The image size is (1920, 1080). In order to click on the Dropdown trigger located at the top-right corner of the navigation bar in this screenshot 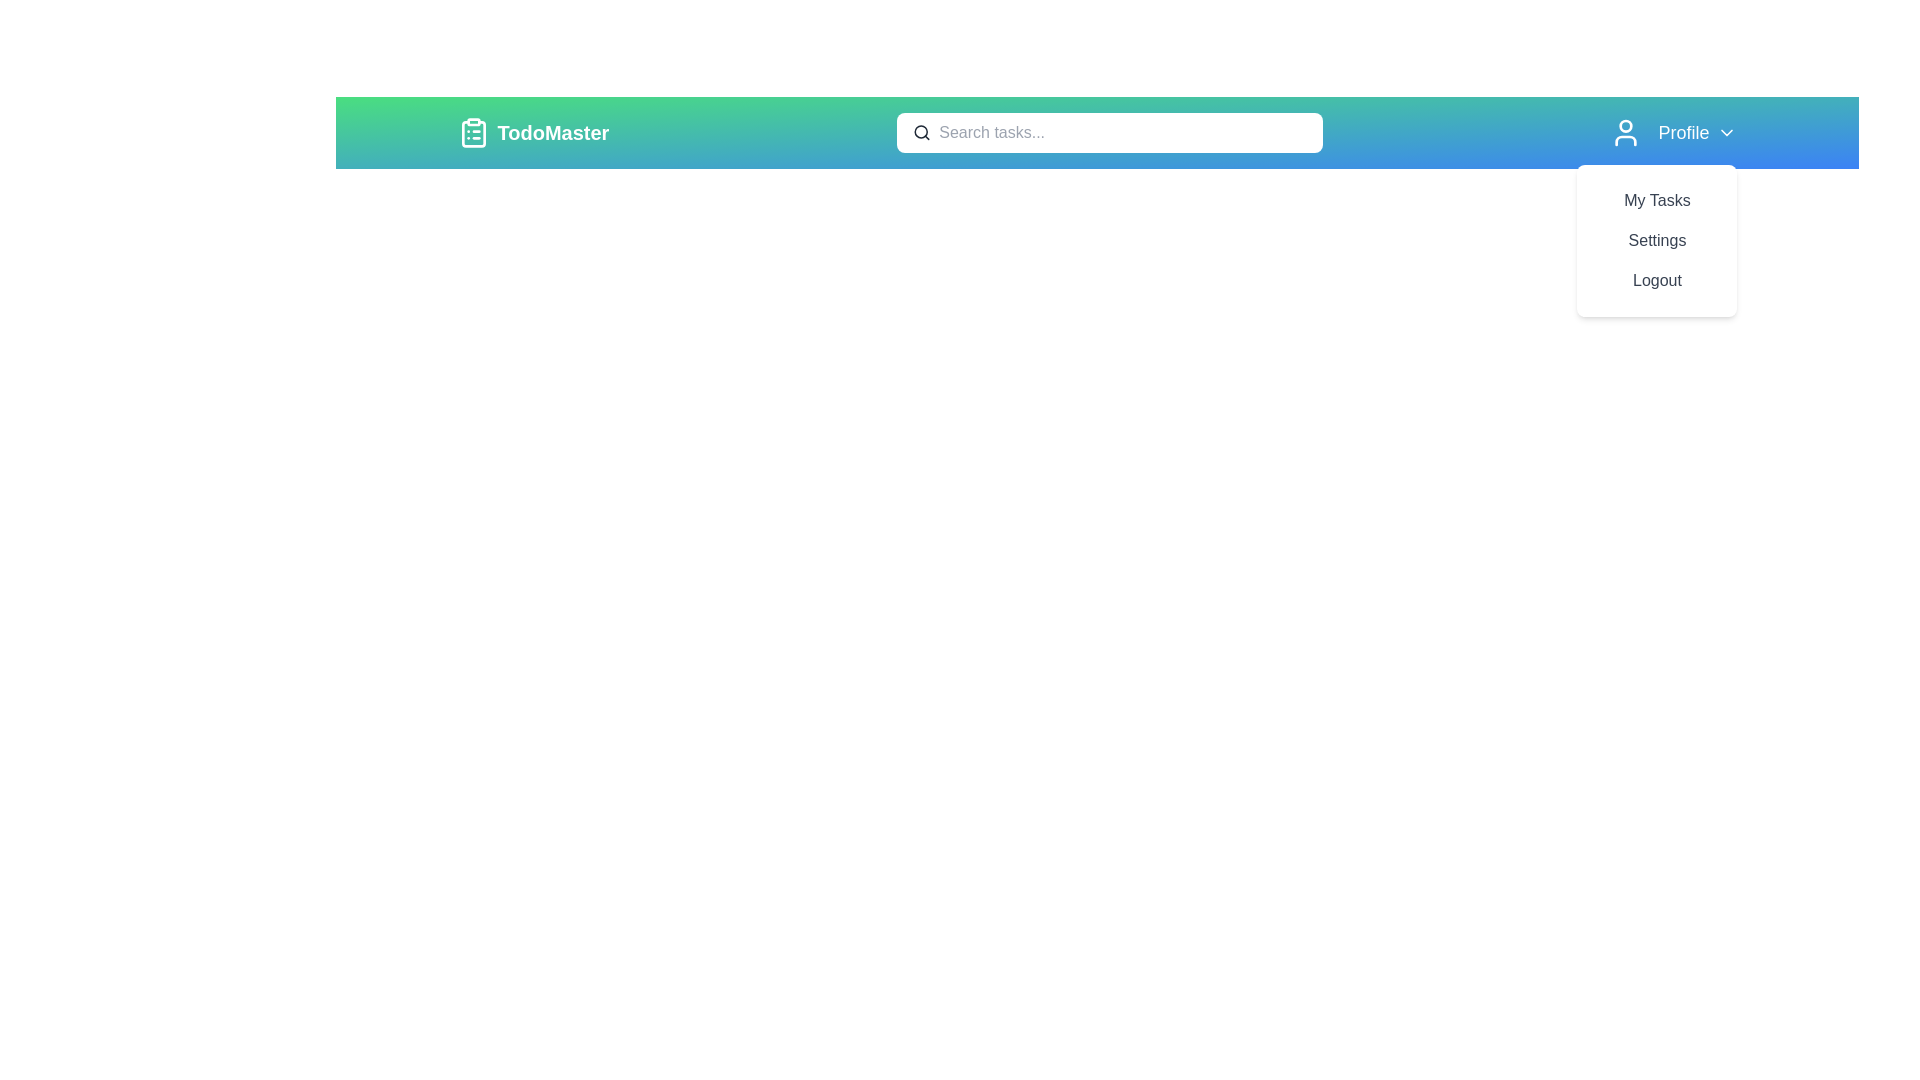, I will do `click(1674, 132)`.